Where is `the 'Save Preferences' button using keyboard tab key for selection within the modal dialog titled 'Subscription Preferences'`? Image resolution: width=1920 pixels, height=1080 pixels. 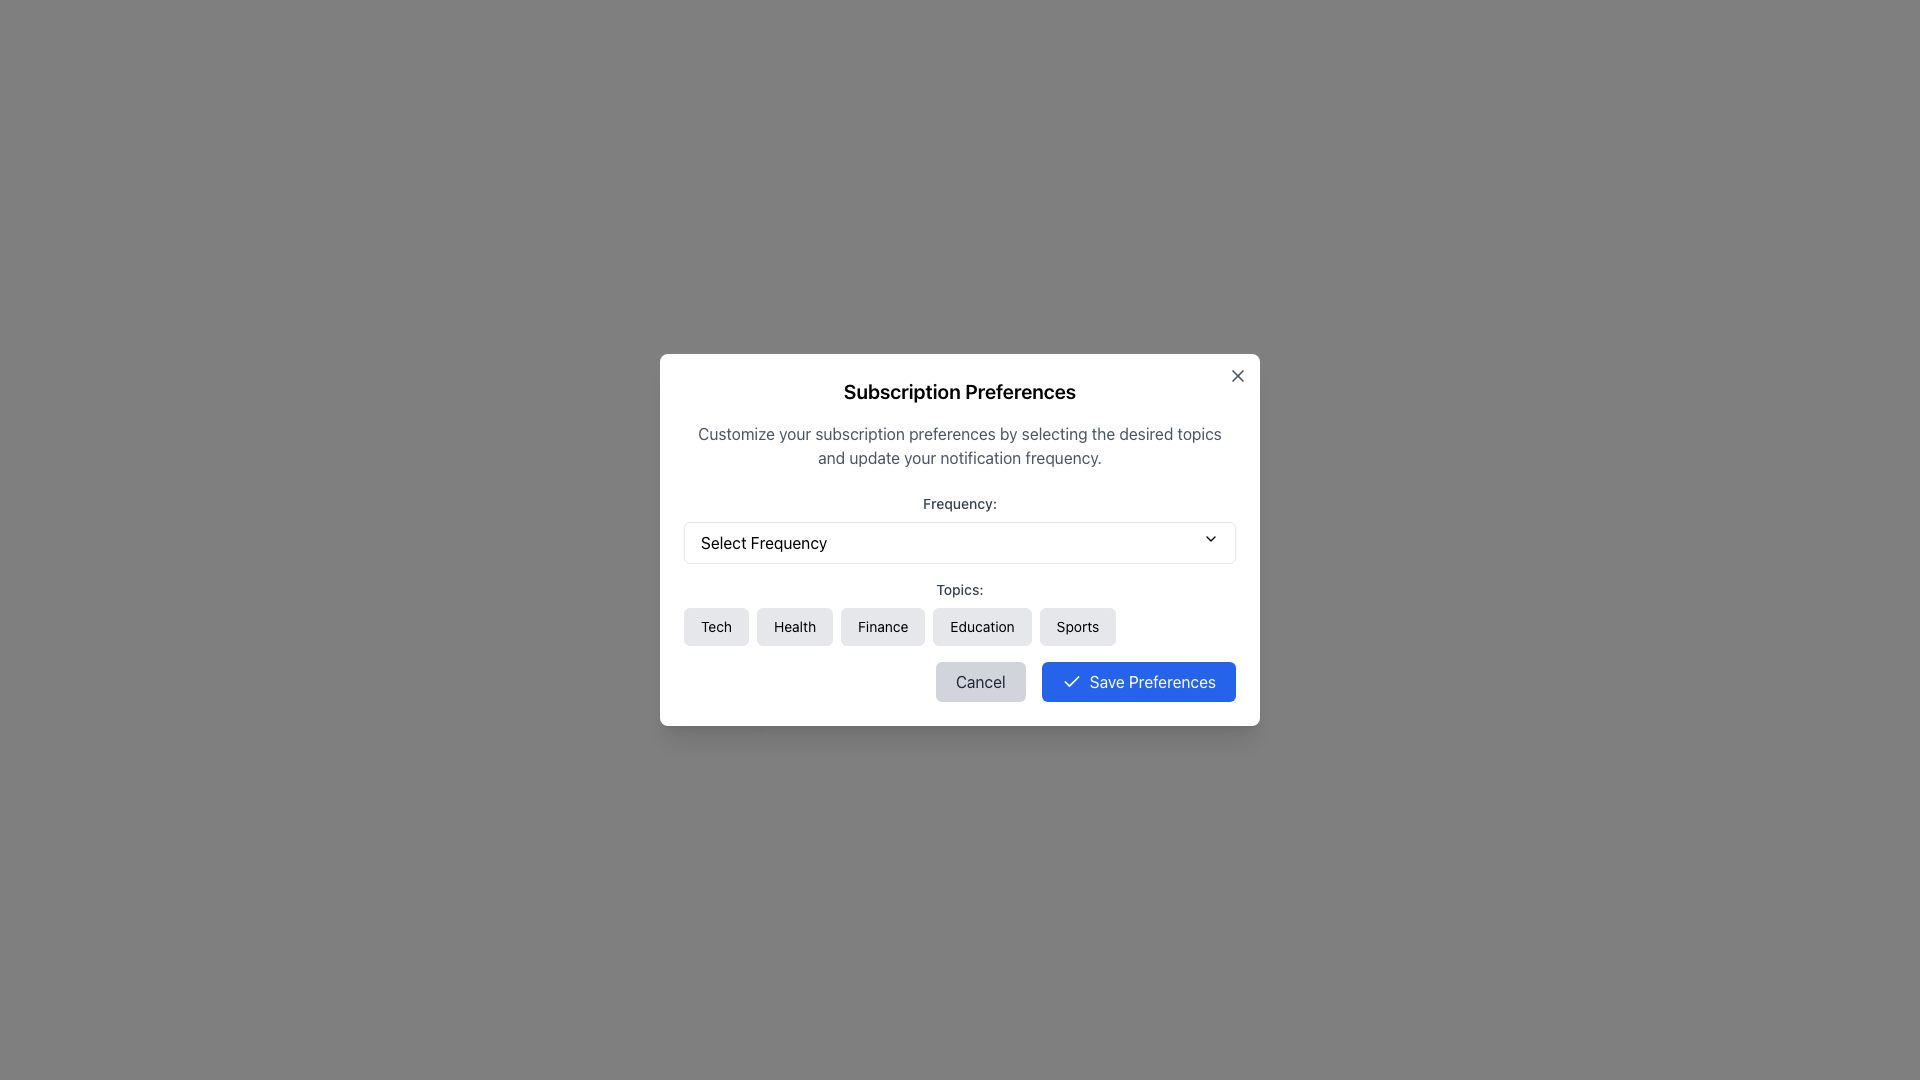
the 'Save Preferences' button using keyboard tab key for selection within the modal dialog titled 'Subscription Preferences' is located at coordinates (1138, 681).